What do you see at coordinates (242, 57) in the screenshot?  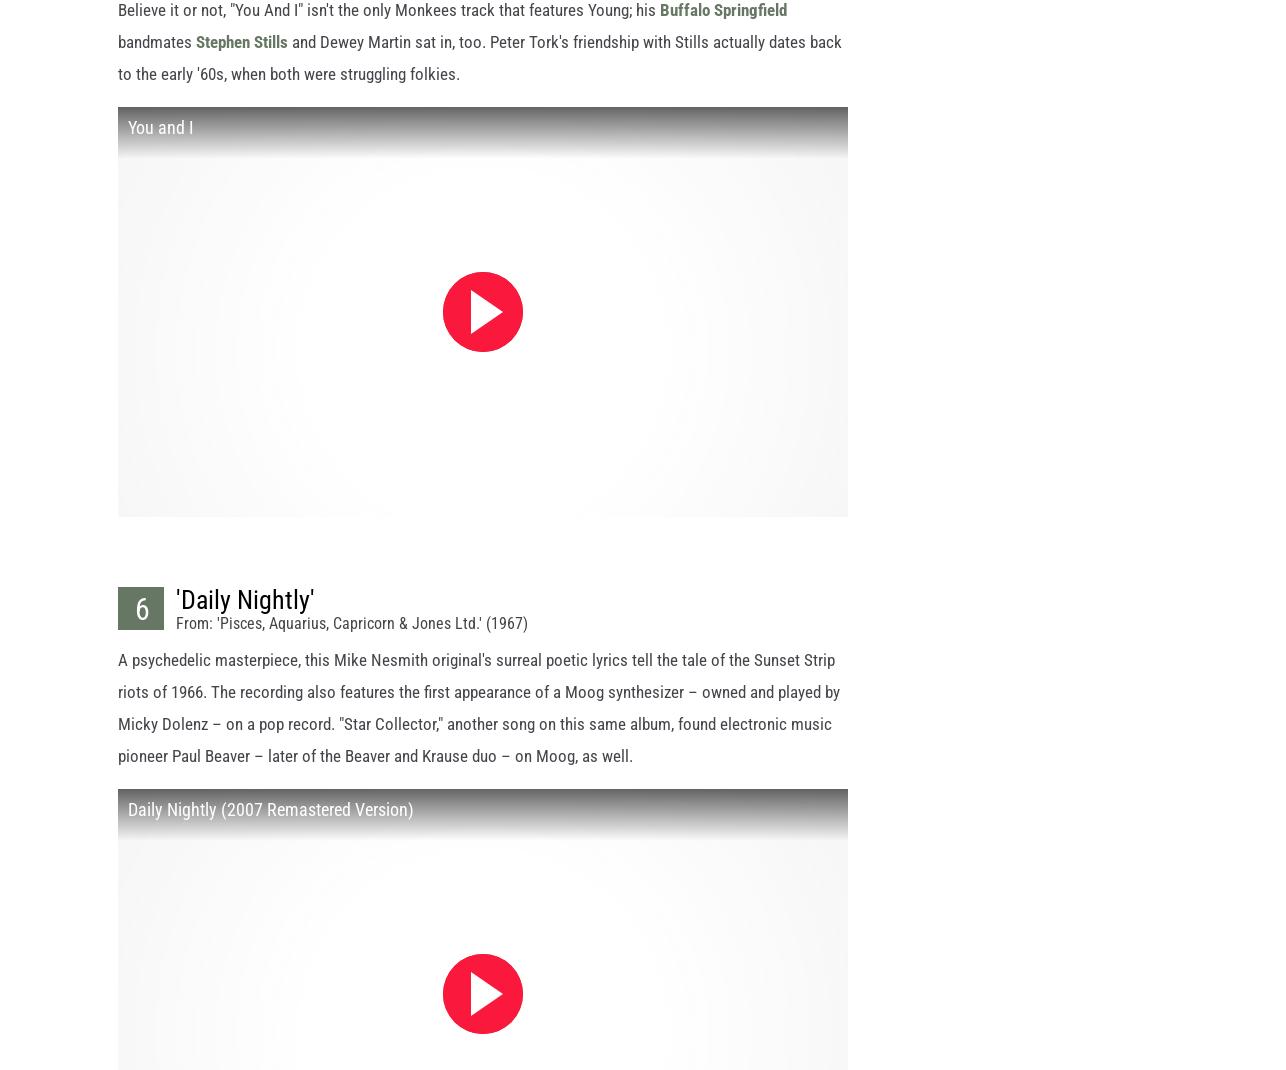 I see `'Stephen Stills'` at bounding box center [242, 57].